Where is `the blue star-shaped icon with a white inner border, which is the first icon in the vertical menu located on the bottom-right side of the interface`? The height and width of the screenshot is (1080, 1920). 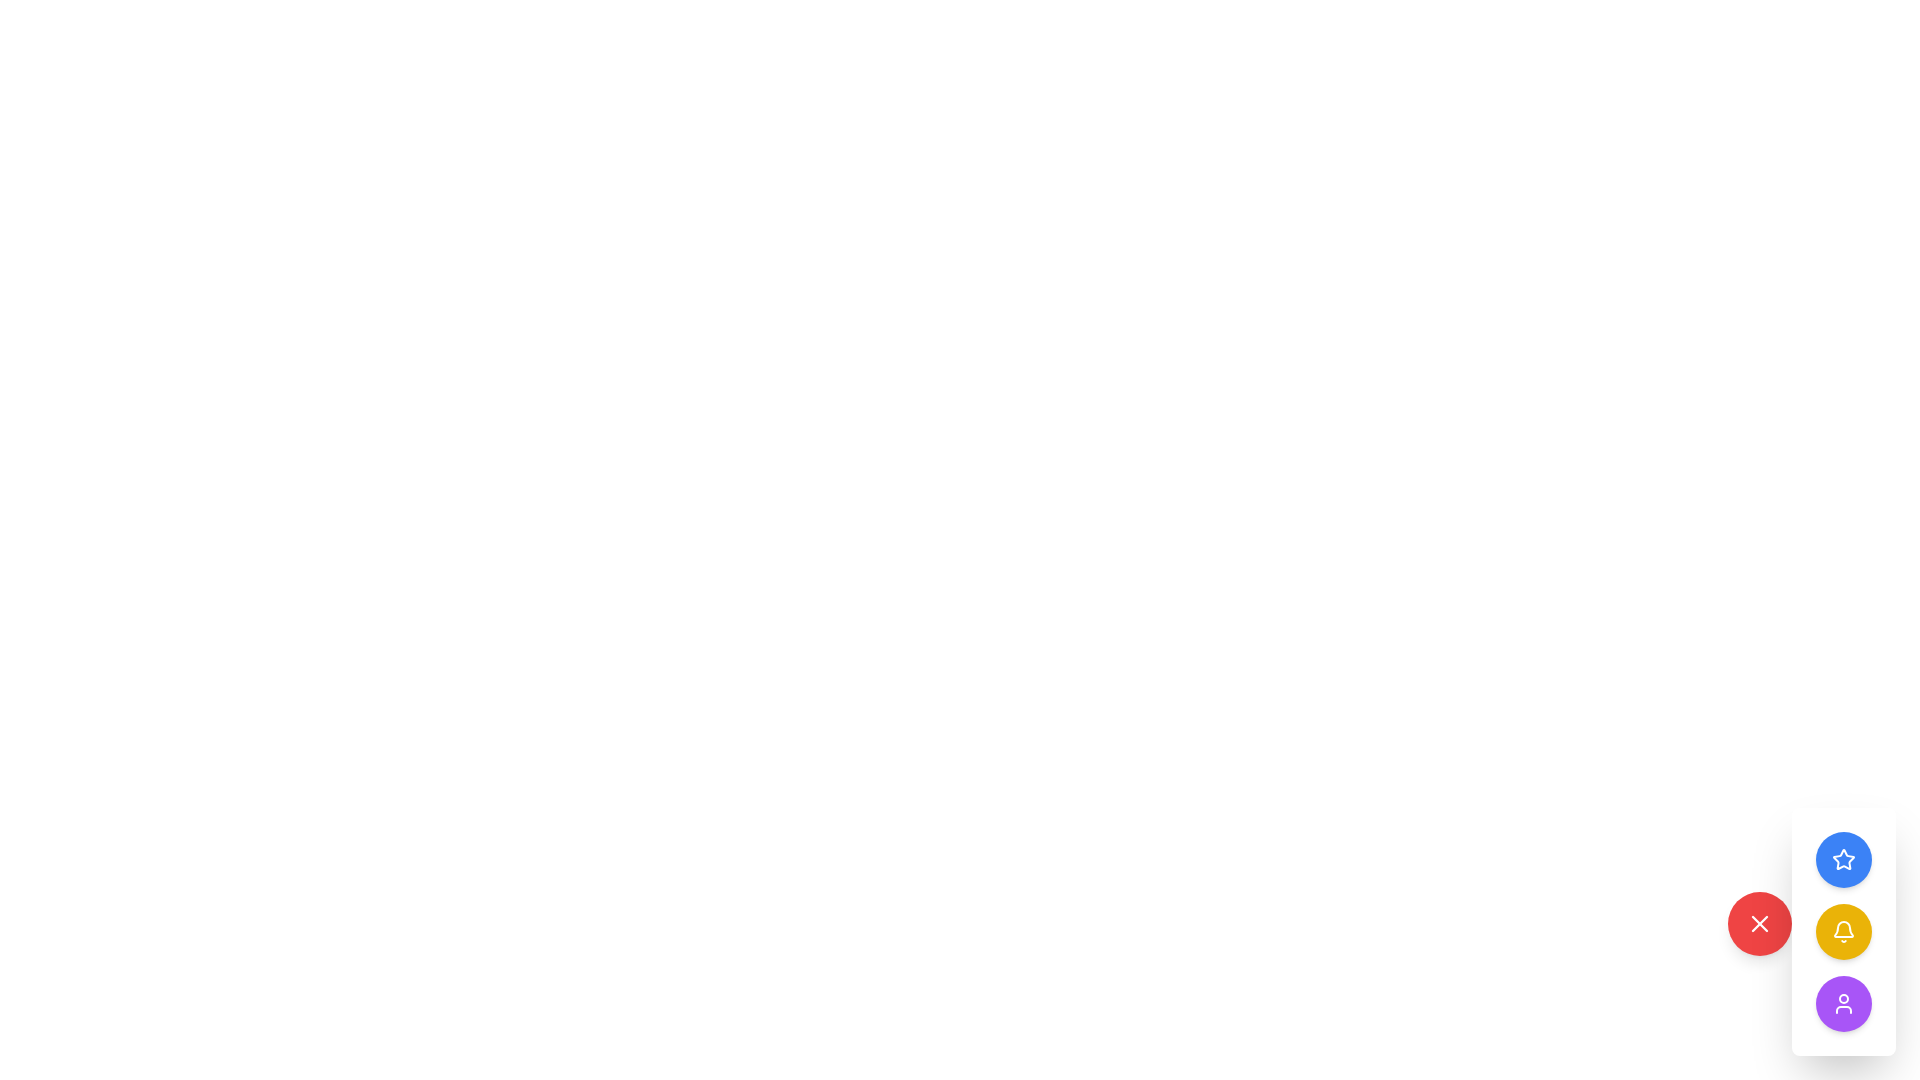 the blue star-shaped icon with a white inner border, which is the first icon in the vertical menu located on the bottom-right side of the interface is located at coordinates (1842, 858).